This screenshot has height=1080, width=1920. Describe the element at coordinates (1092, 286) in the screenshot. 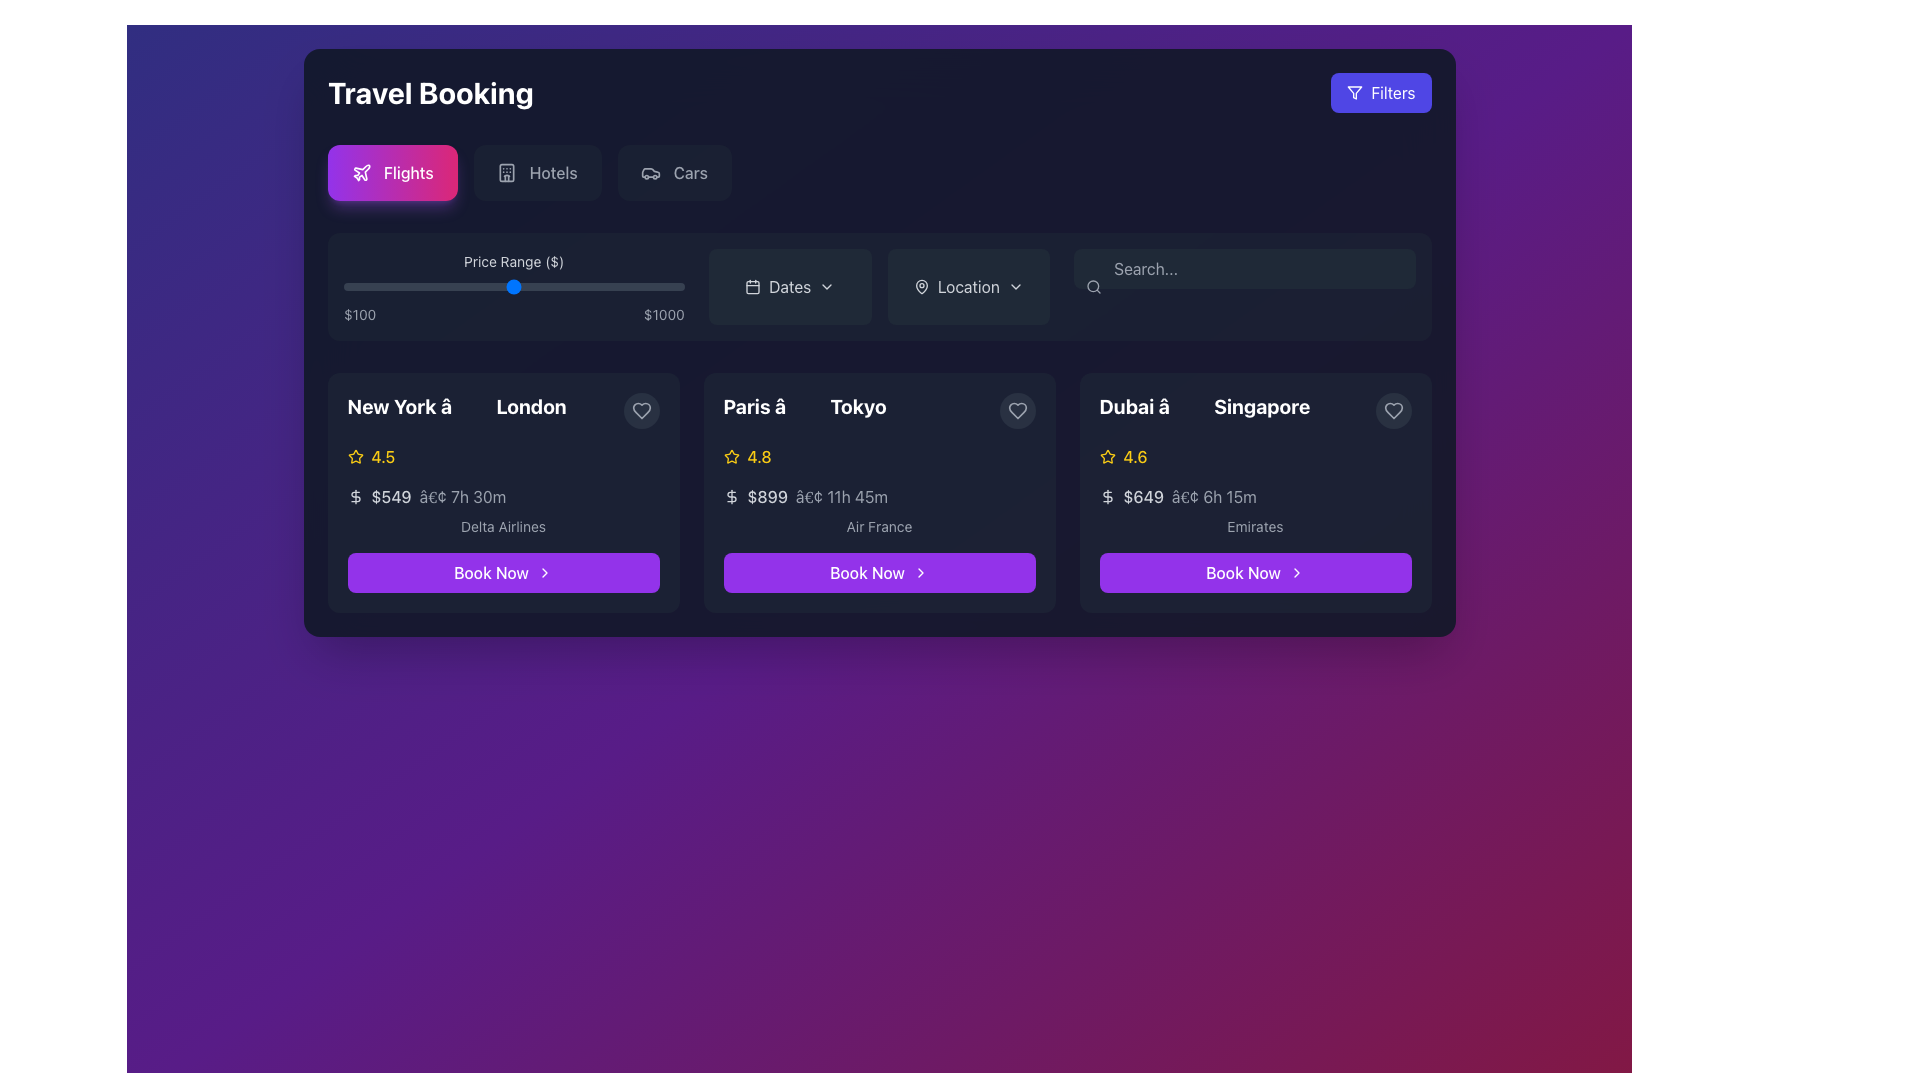

I see `the circular part of the magnifying glass icon within the search bar at the top-right of the flight booking options panel, indicating its use for search functionality` at that location.